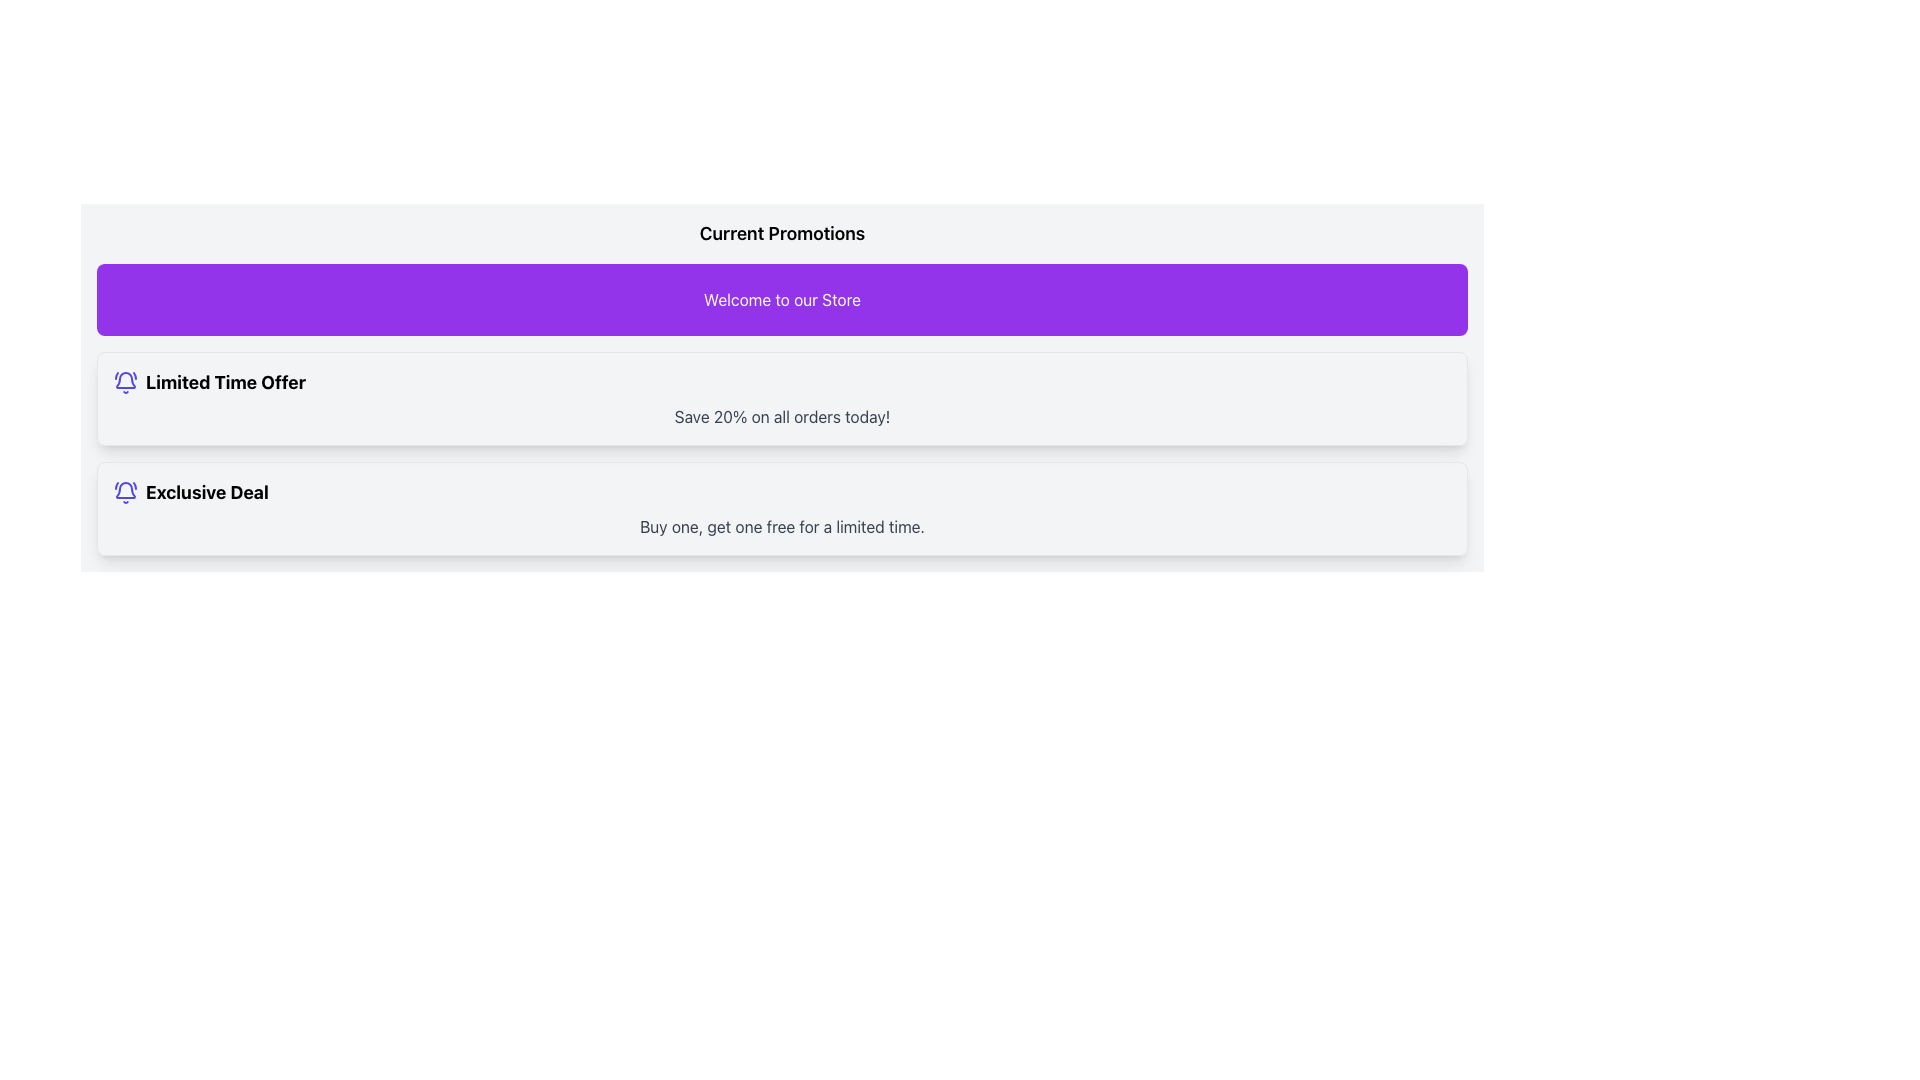 Image resolution: width=1920 pixels, height=1080 pixels. Describe the element at coordinates (124, 382) in the screenshot. I see `the decorative icon that highlights the 'Limited Time Offer' label, located at the top-left of the group, which is the first item among its children` at that location.